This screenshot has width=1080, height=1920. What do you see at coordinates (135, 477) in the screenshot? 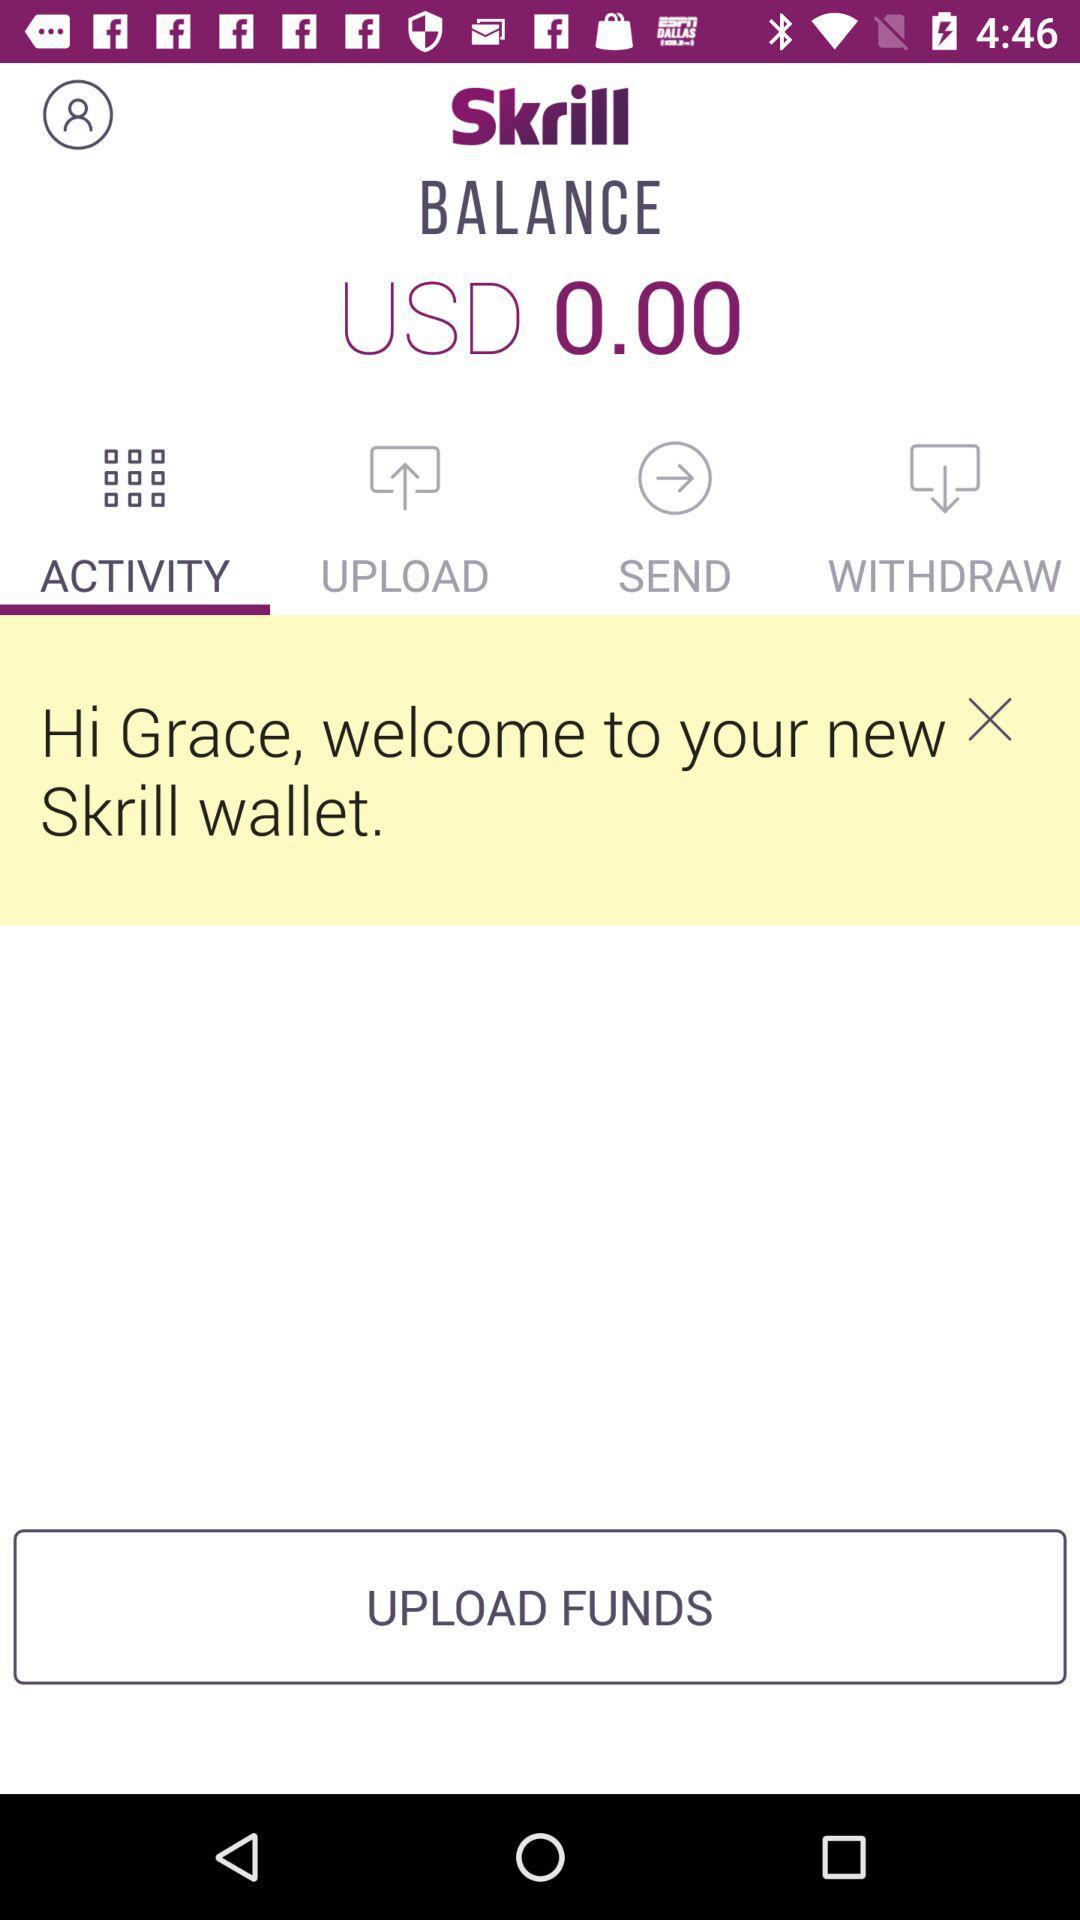
I see `check activity` at bounding box center [135, 477].